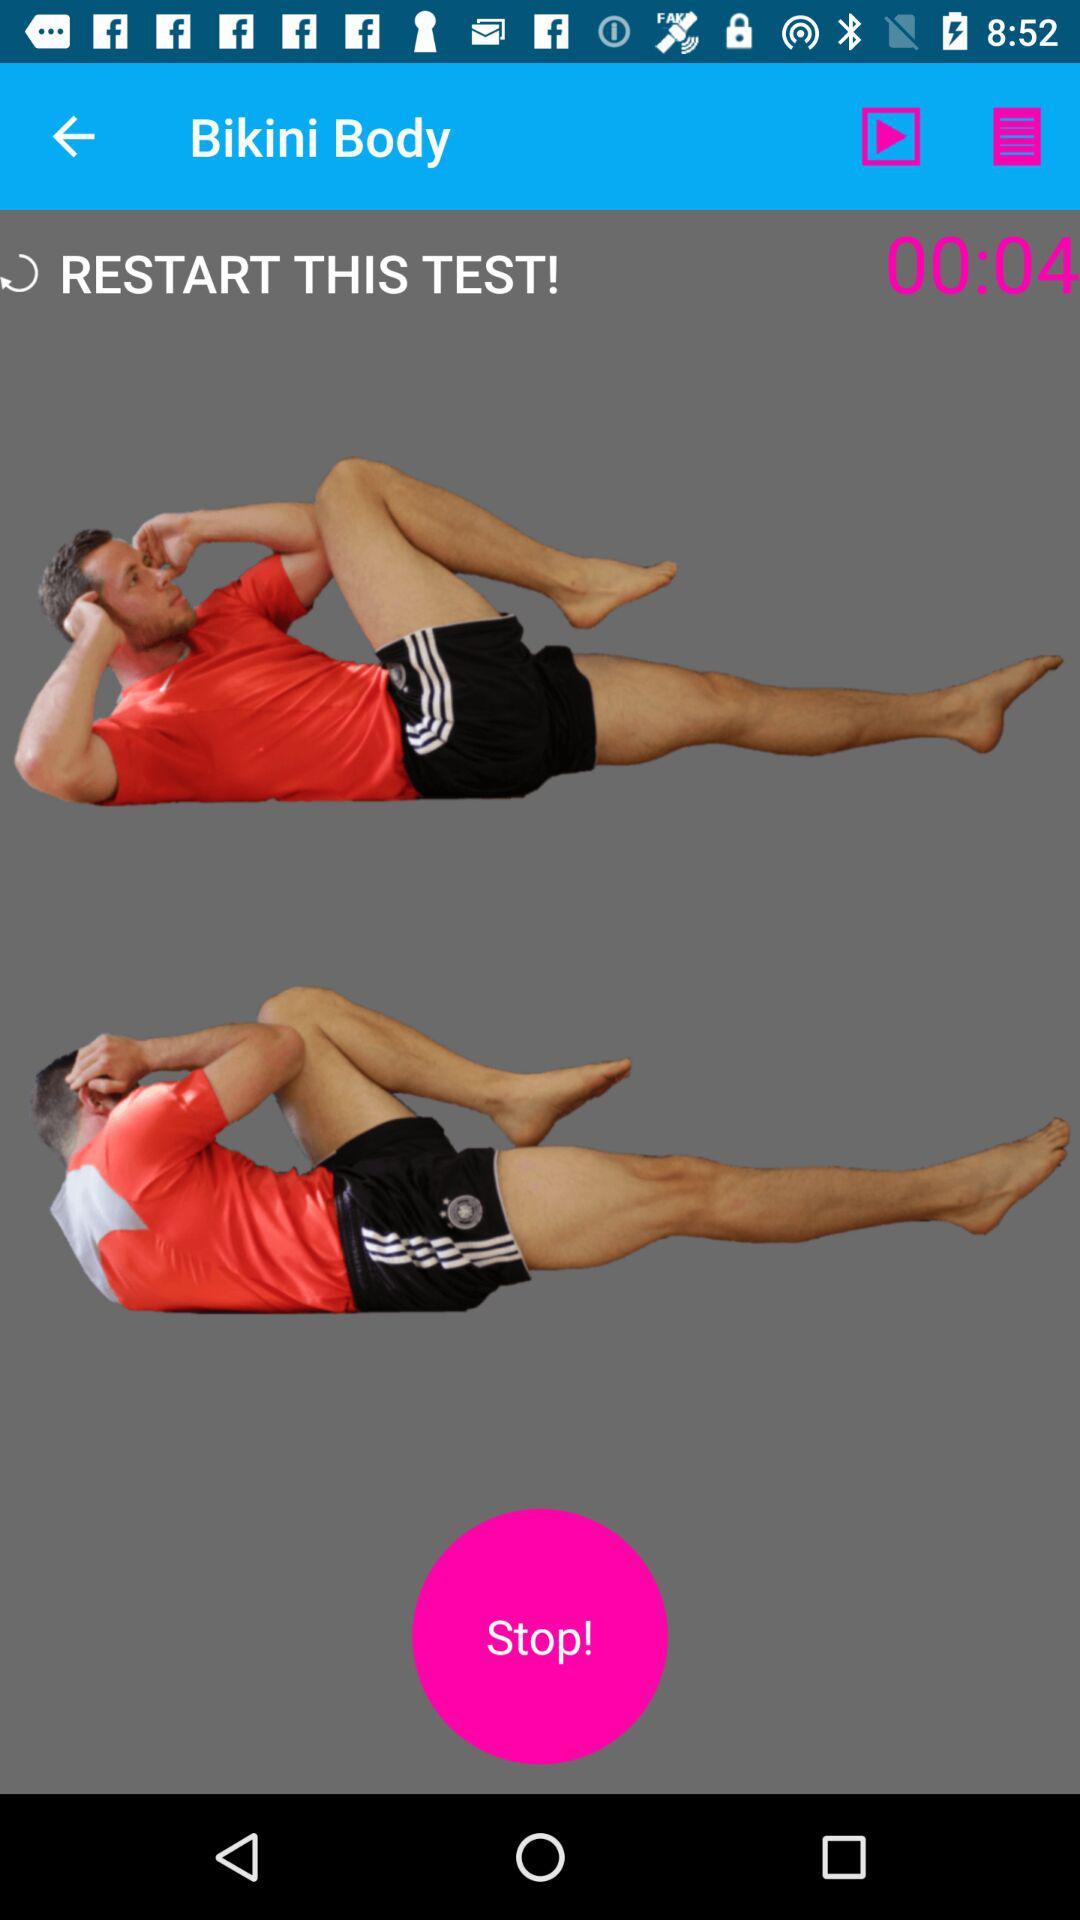 The height and width of the screenshot is (1920, 1080). Describe the element at coordinates (72, 135) in the screenshot. I see `item above restart this test! item` at that location.